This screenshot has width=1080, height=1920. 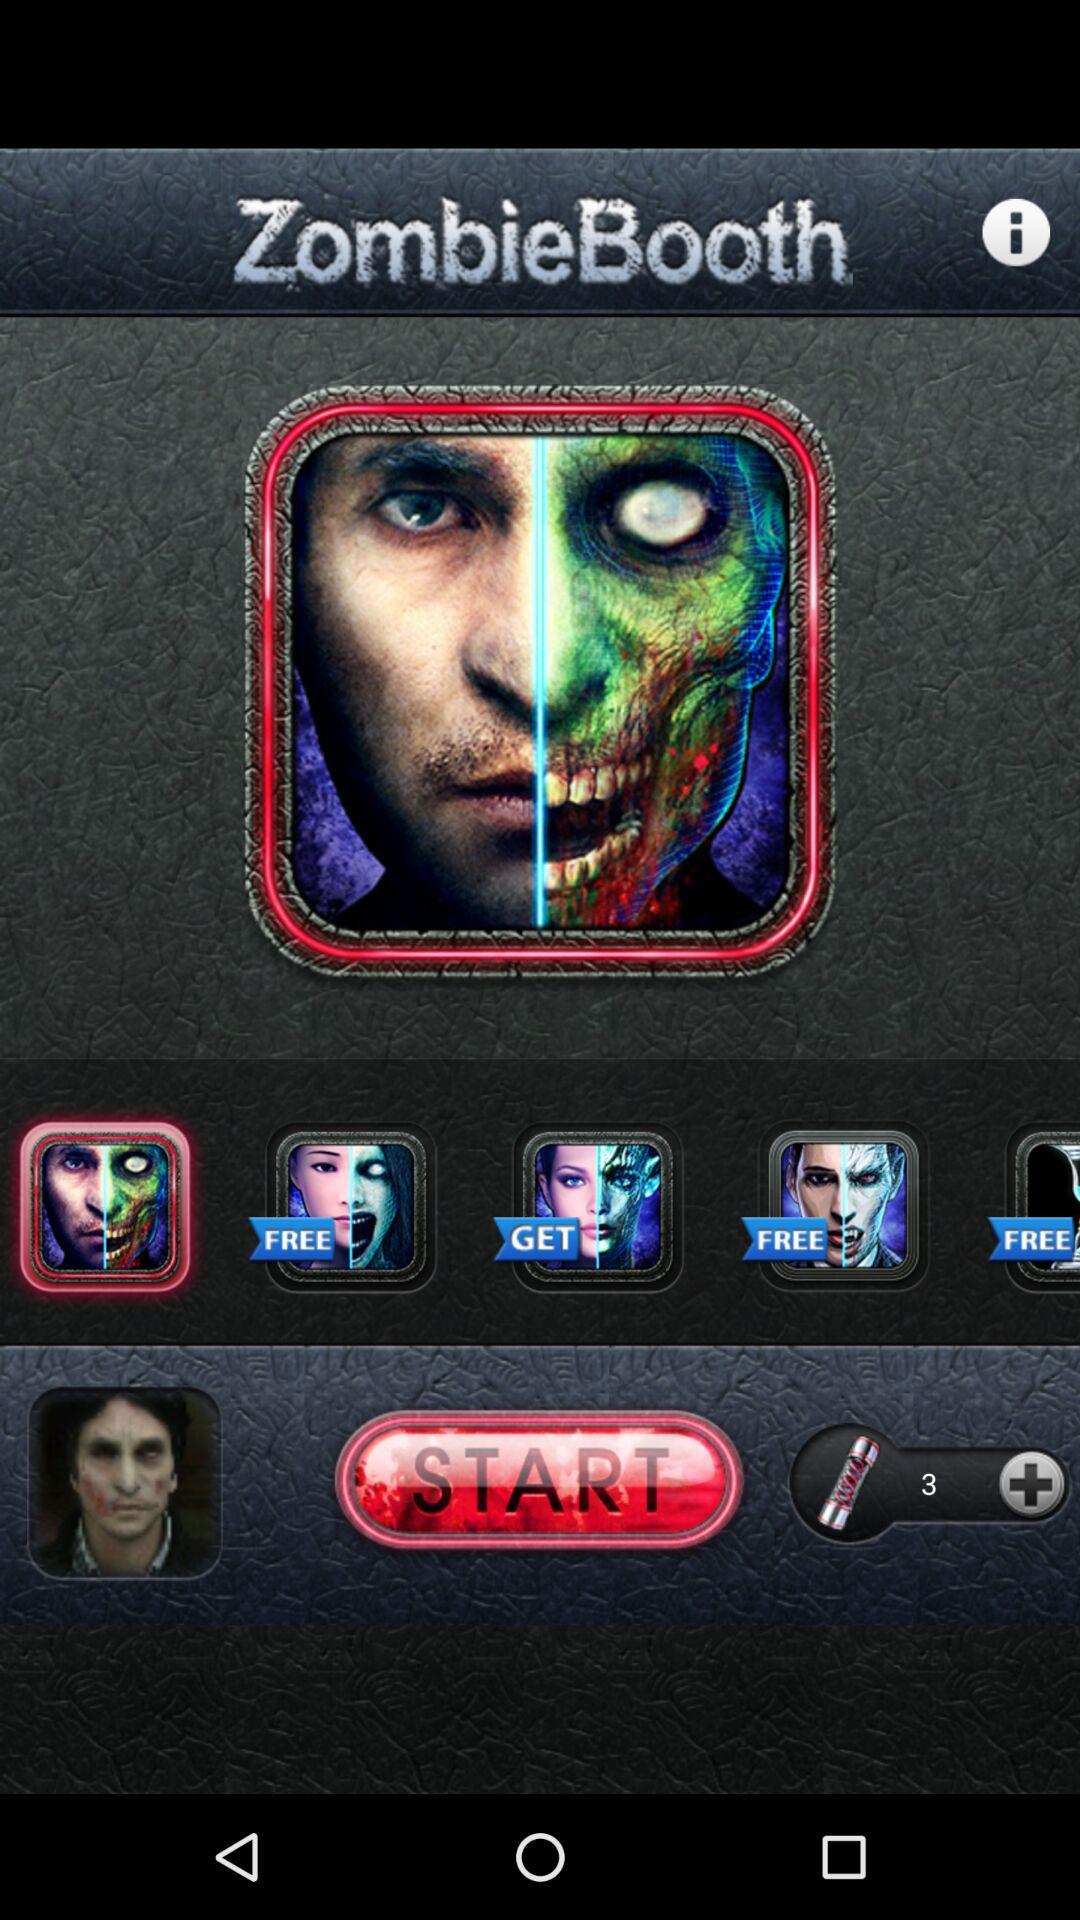 I want to click on the add icon, so click(x=1034, y=1586).